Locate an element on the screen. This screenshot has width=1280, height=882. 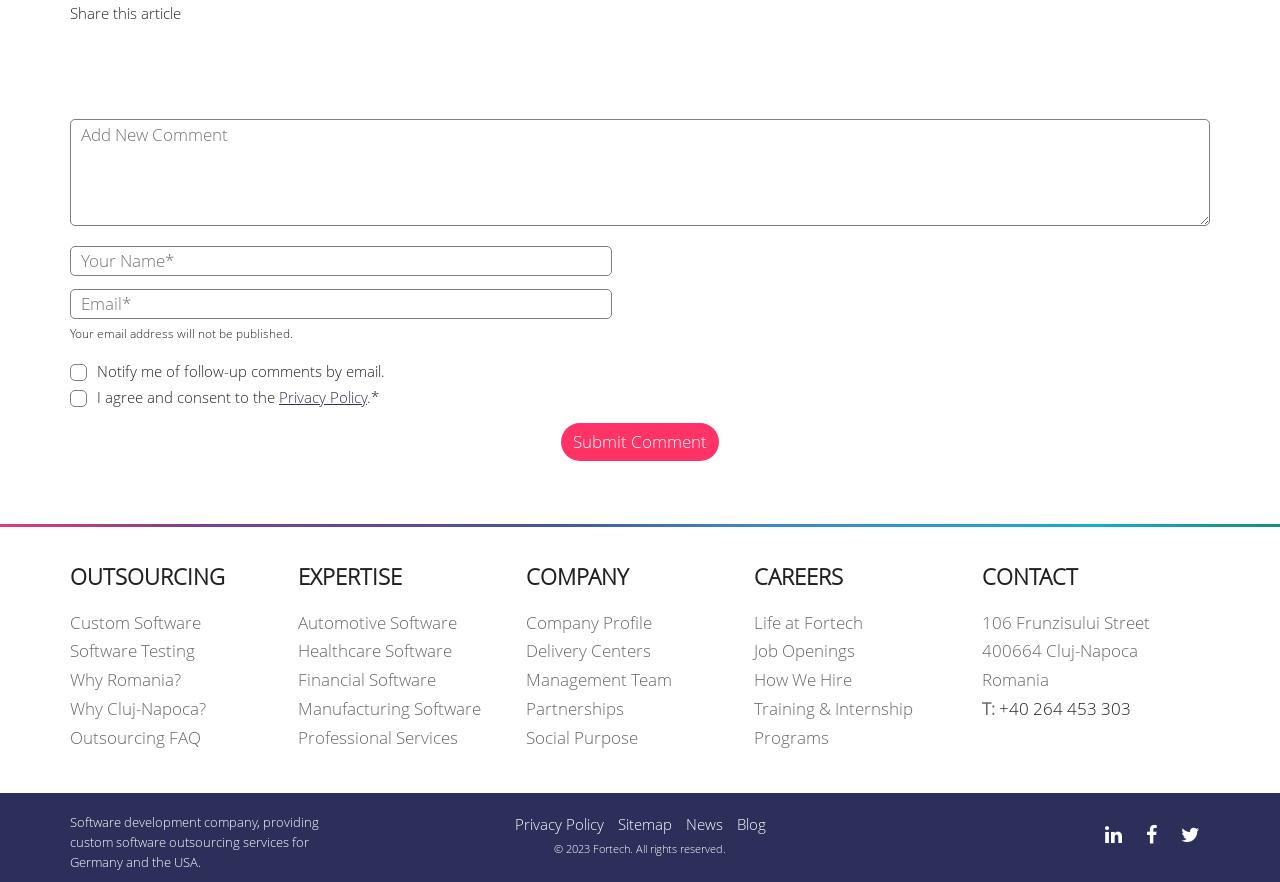
'Software Testing' is located at coordinates (131, 650).